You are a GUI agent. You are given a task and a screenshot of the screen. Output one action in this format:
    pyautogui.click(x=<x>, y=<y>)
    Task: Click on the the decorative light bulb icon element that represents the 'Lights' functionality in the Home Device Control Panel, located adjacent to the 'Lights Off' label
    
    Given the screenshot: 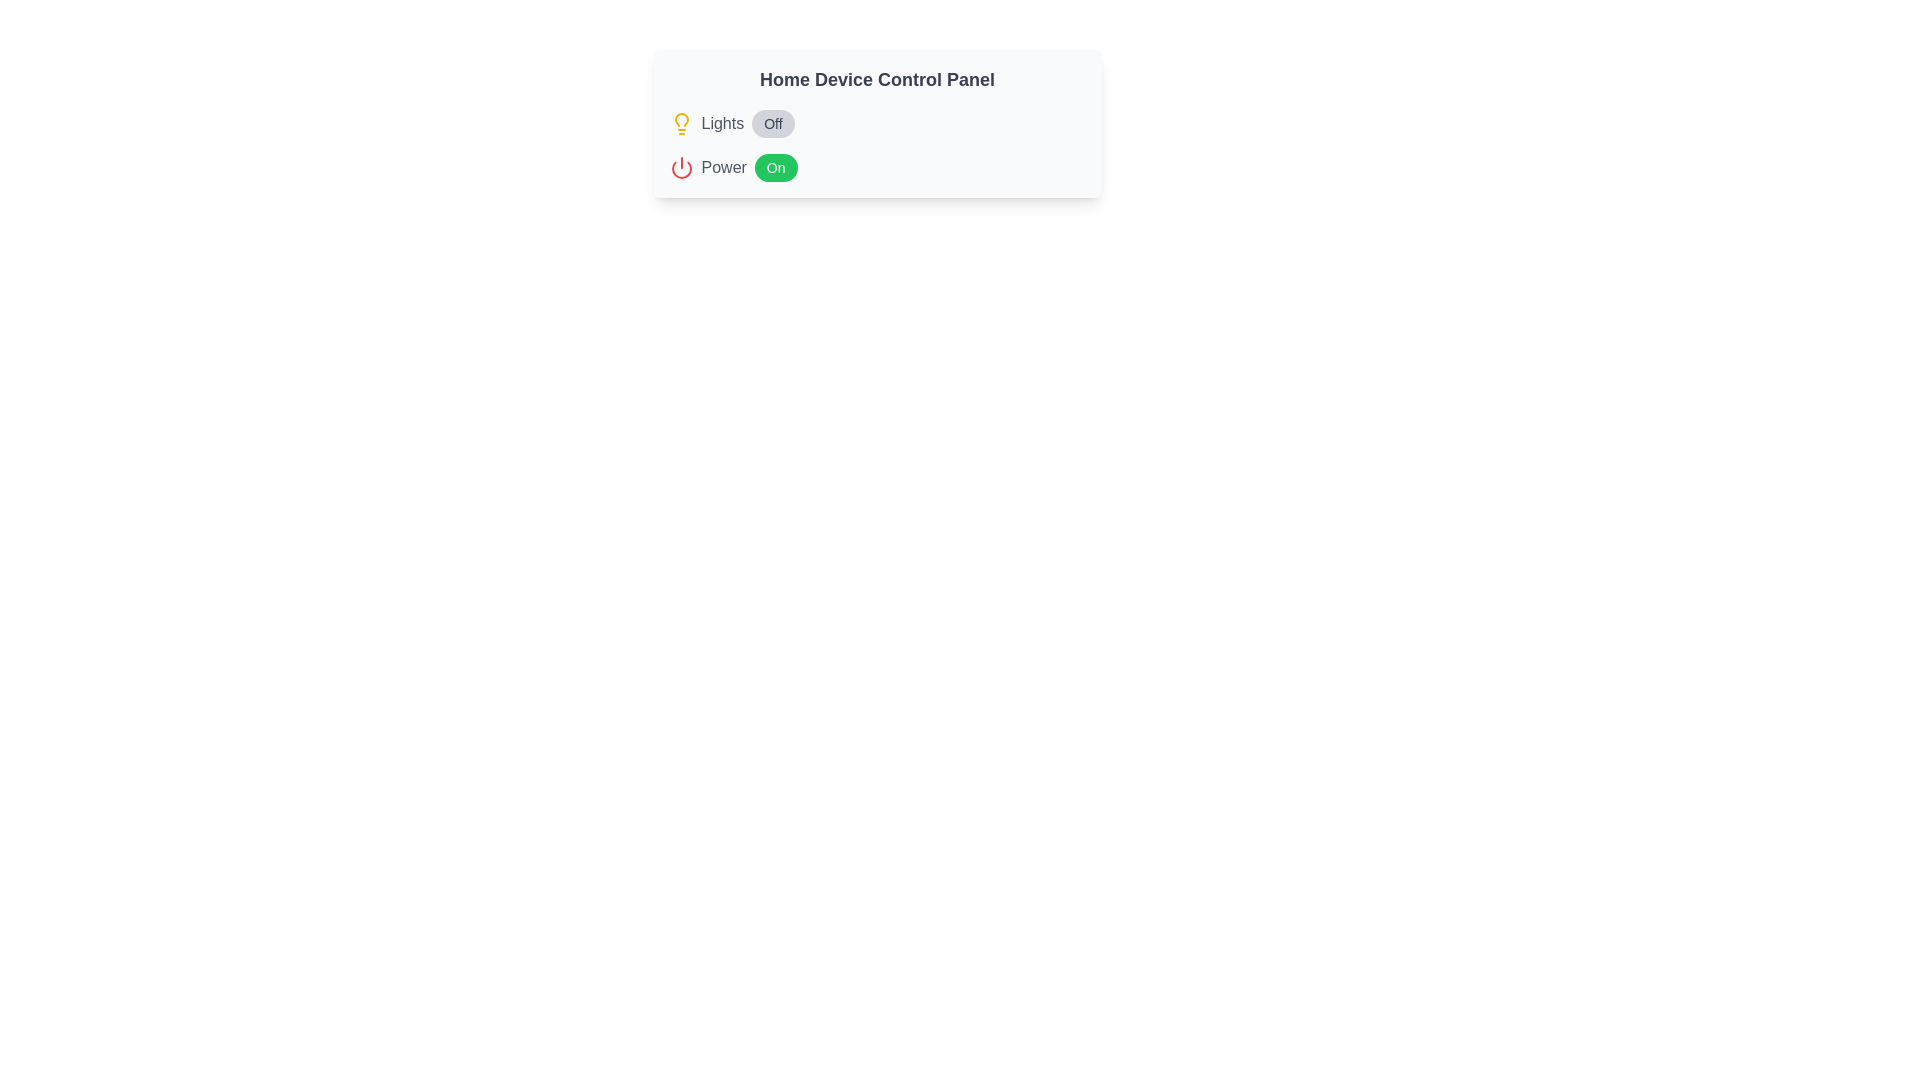 What is the action you would take?
    pyautogui.click(x=681, y=119)
    